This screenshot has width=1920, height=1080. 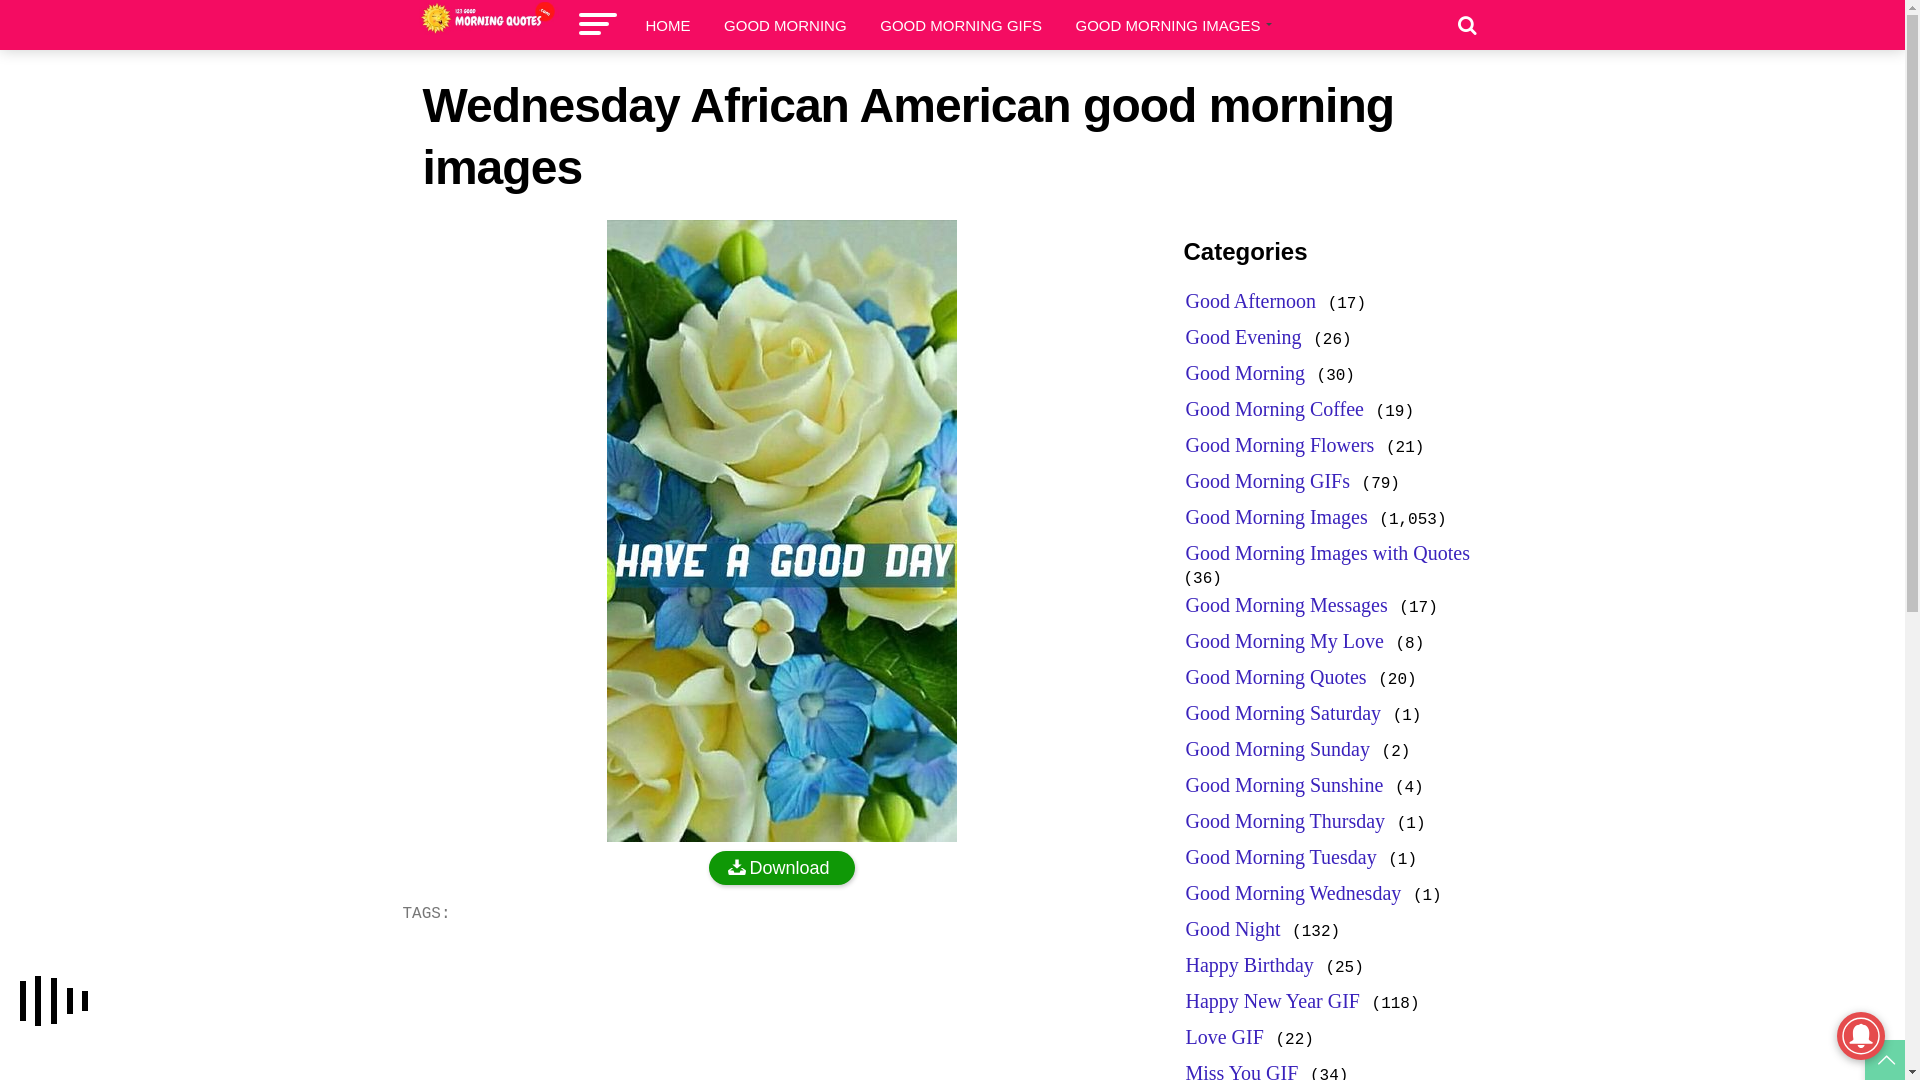 I want to click on 'Good Morning Flowers', so click(x=1280, y=443).